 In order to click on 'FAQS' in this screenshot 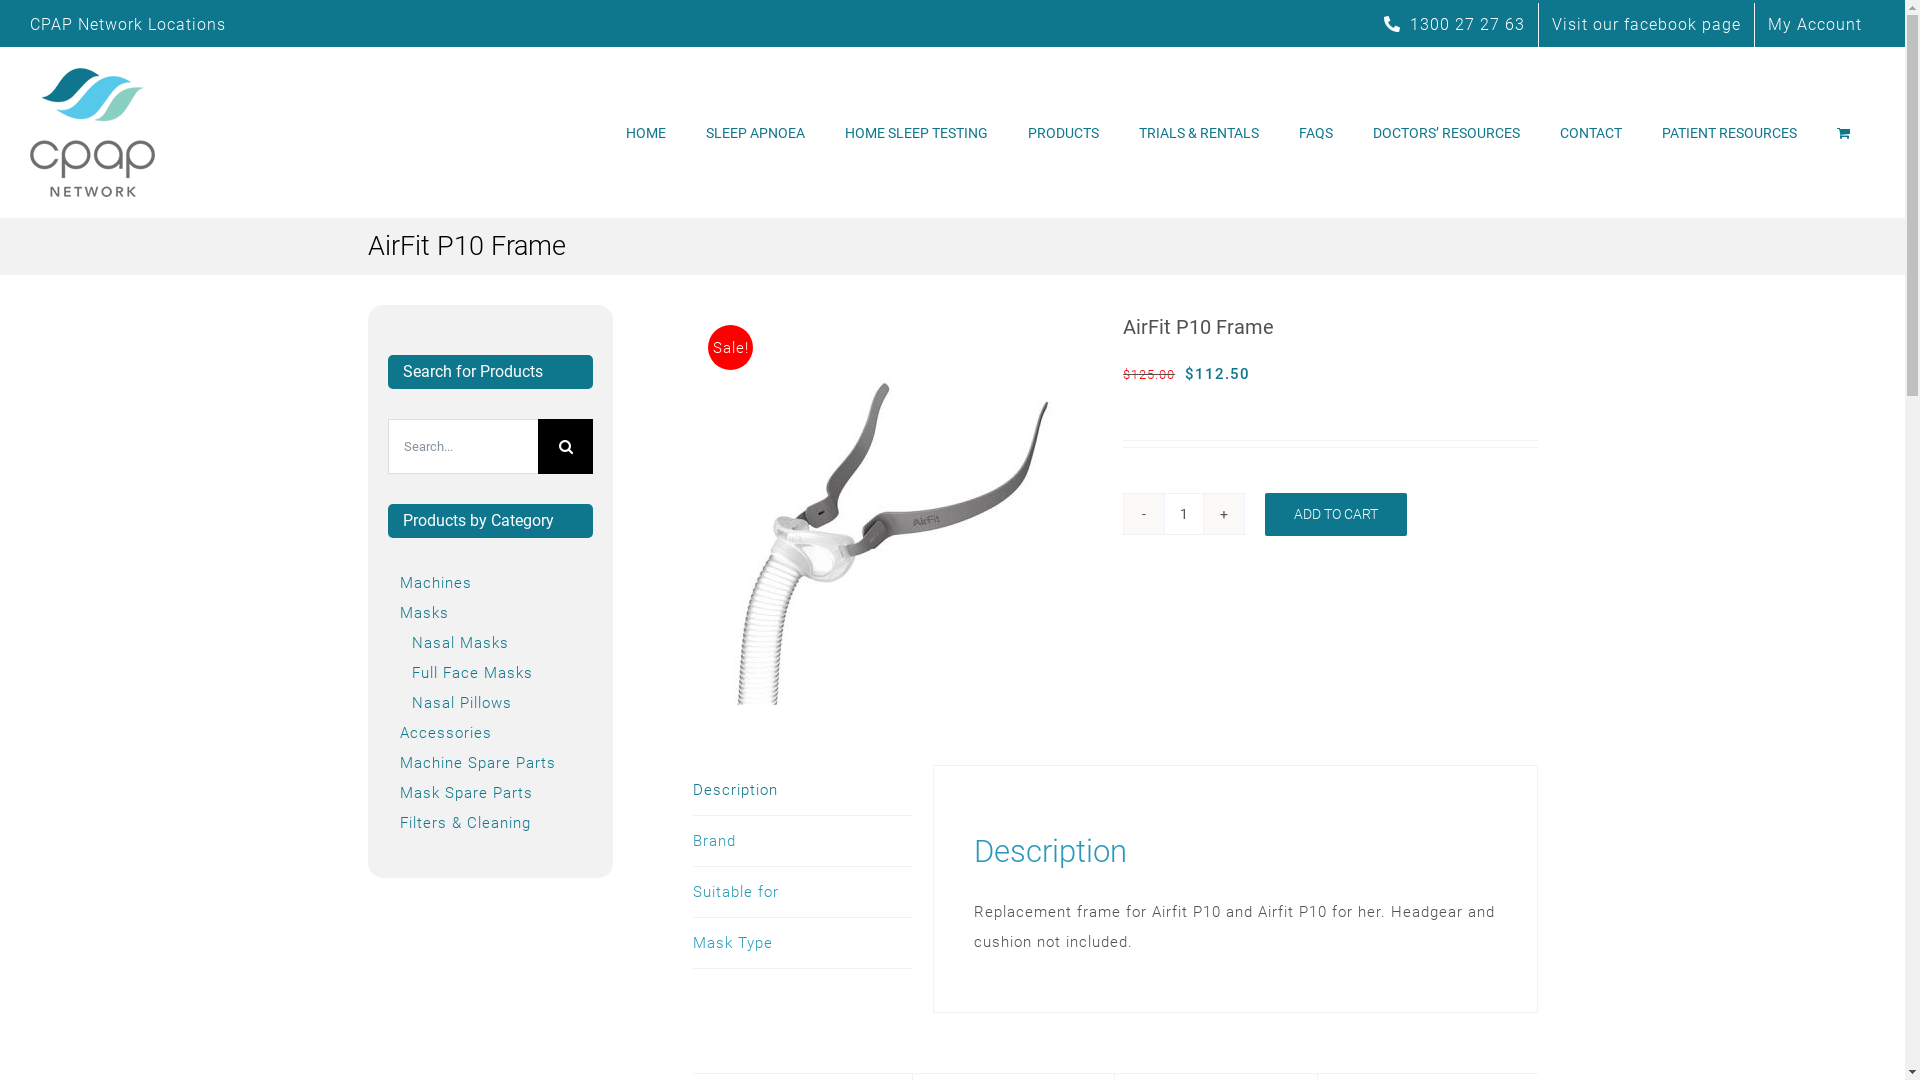, I will do `click(1315, 132)`.